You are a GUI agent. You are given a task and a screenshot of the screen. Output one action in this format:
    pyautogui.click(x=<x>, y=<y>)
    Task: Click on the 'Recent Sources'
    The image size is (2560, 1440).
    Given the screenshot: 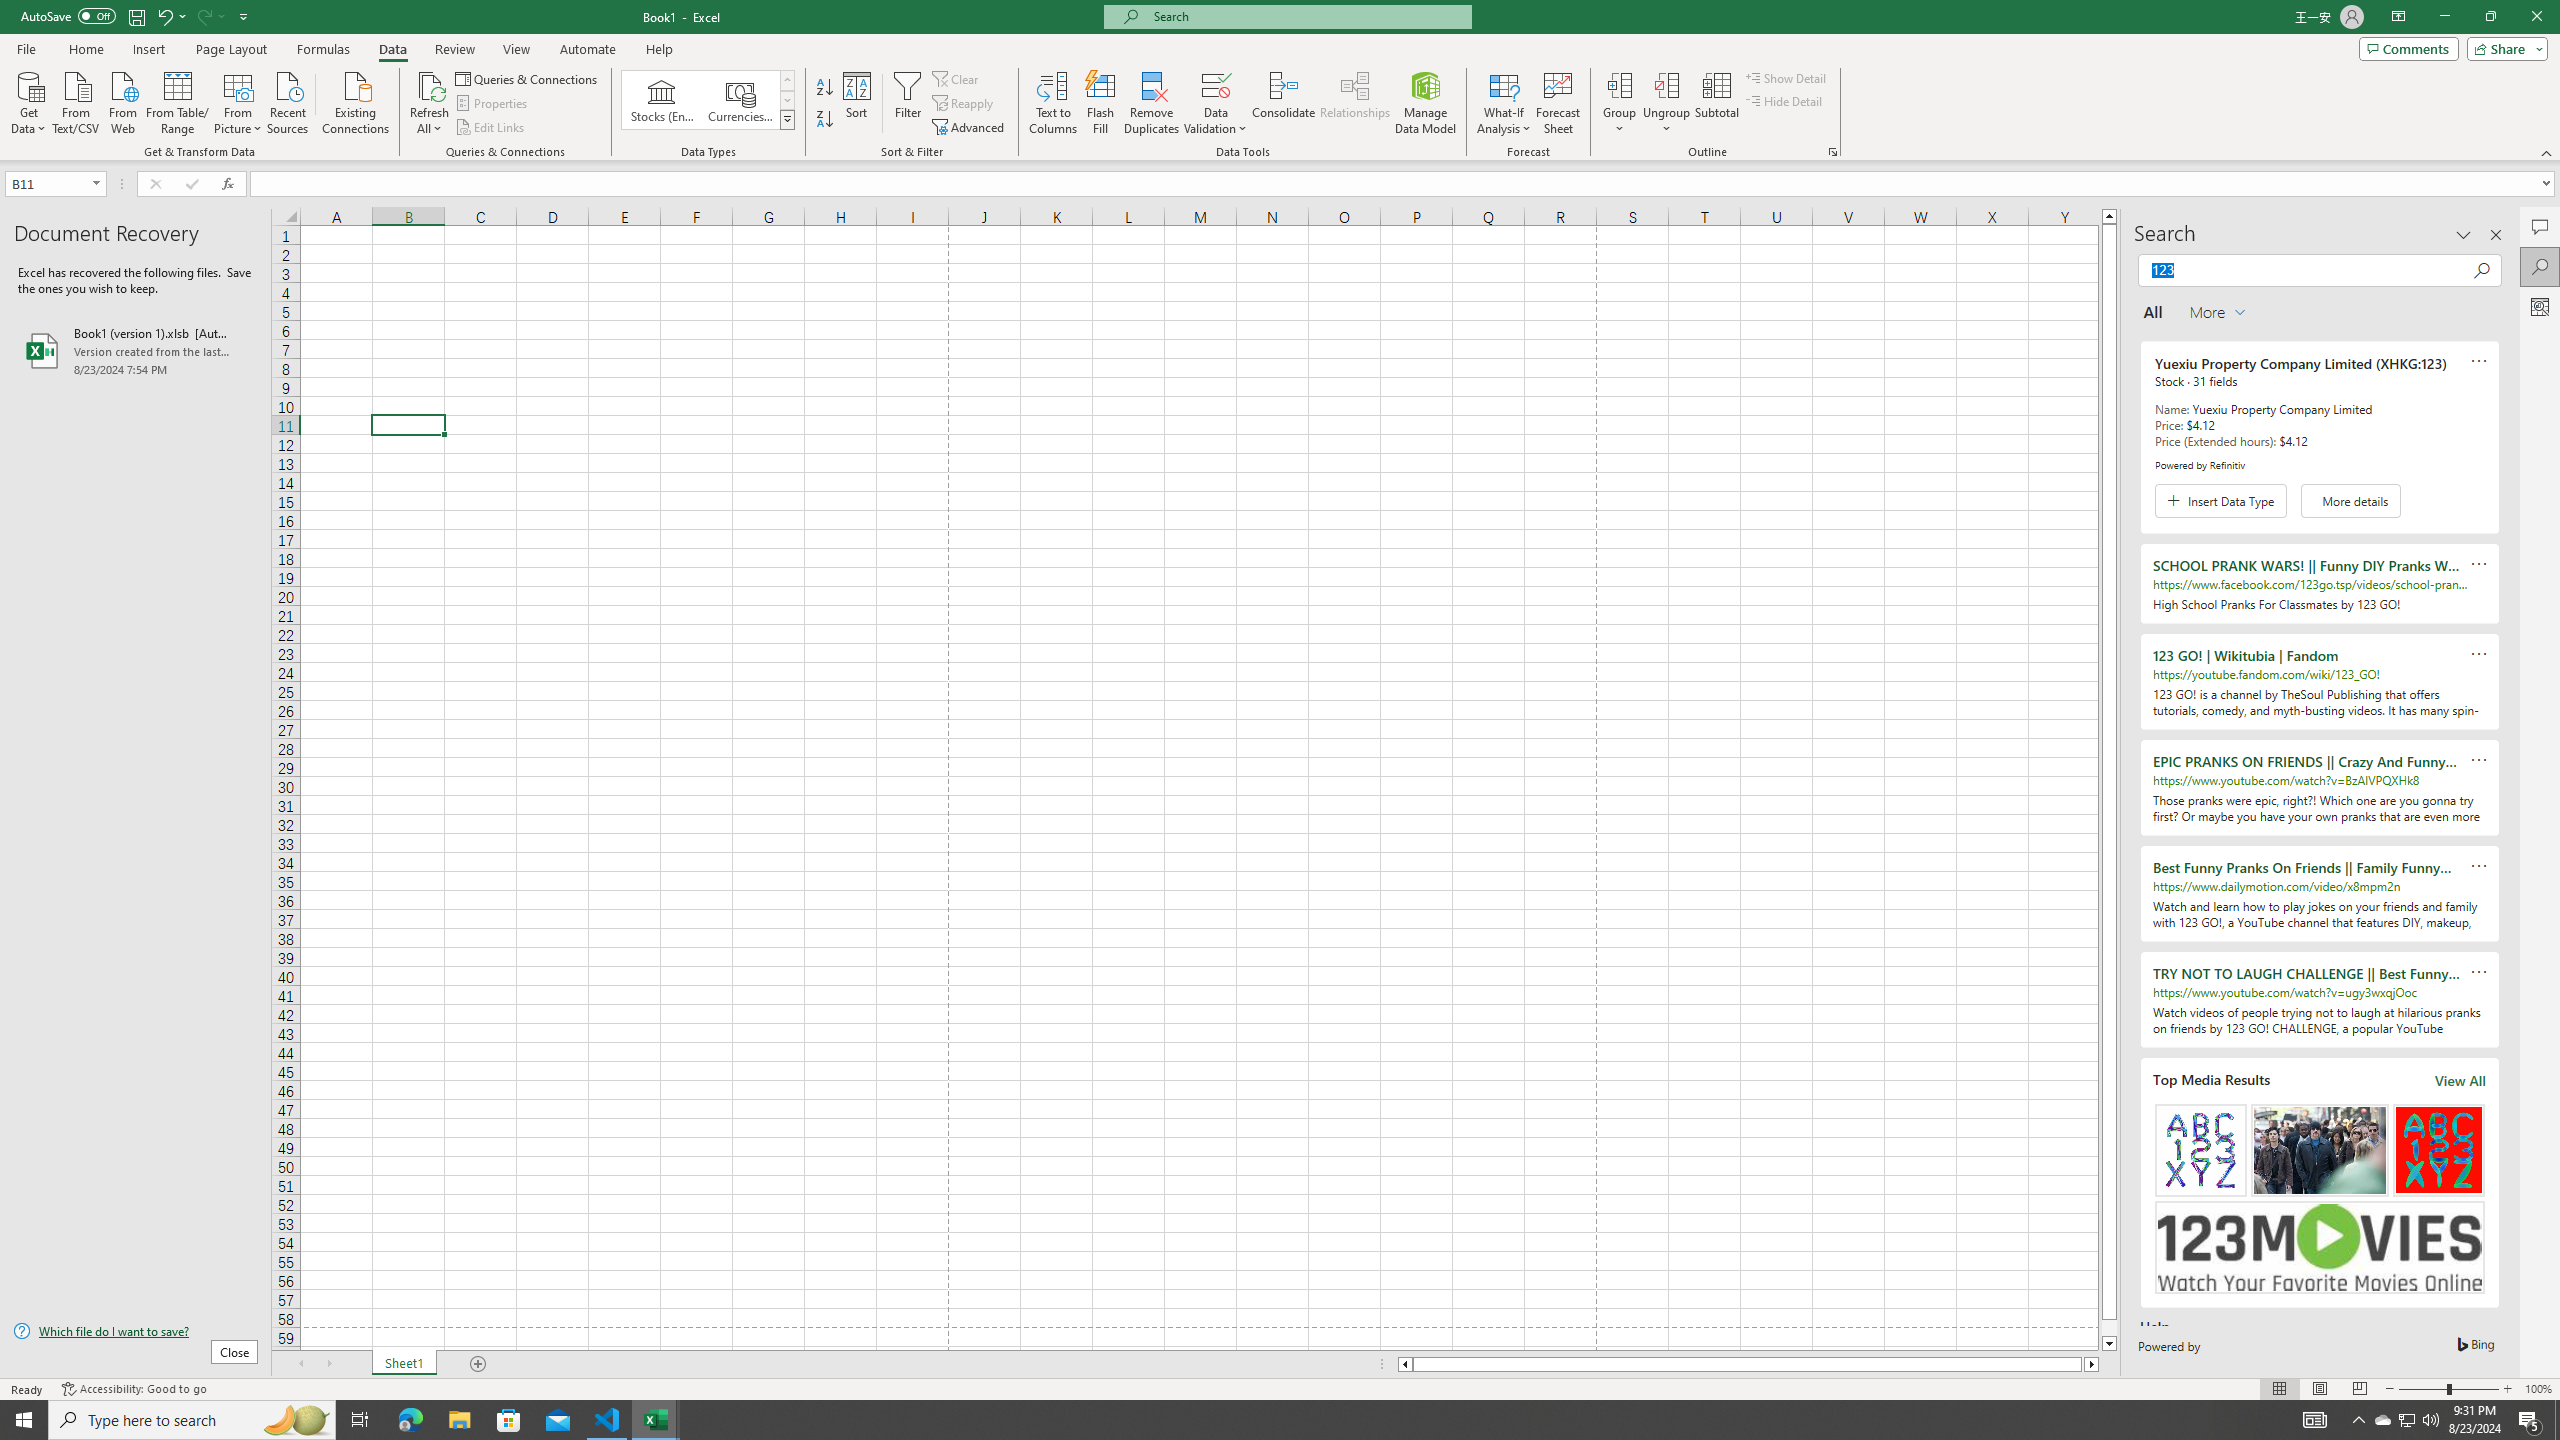 What is the action you would take?
    pyautogui.click(x=288, y=100)
    